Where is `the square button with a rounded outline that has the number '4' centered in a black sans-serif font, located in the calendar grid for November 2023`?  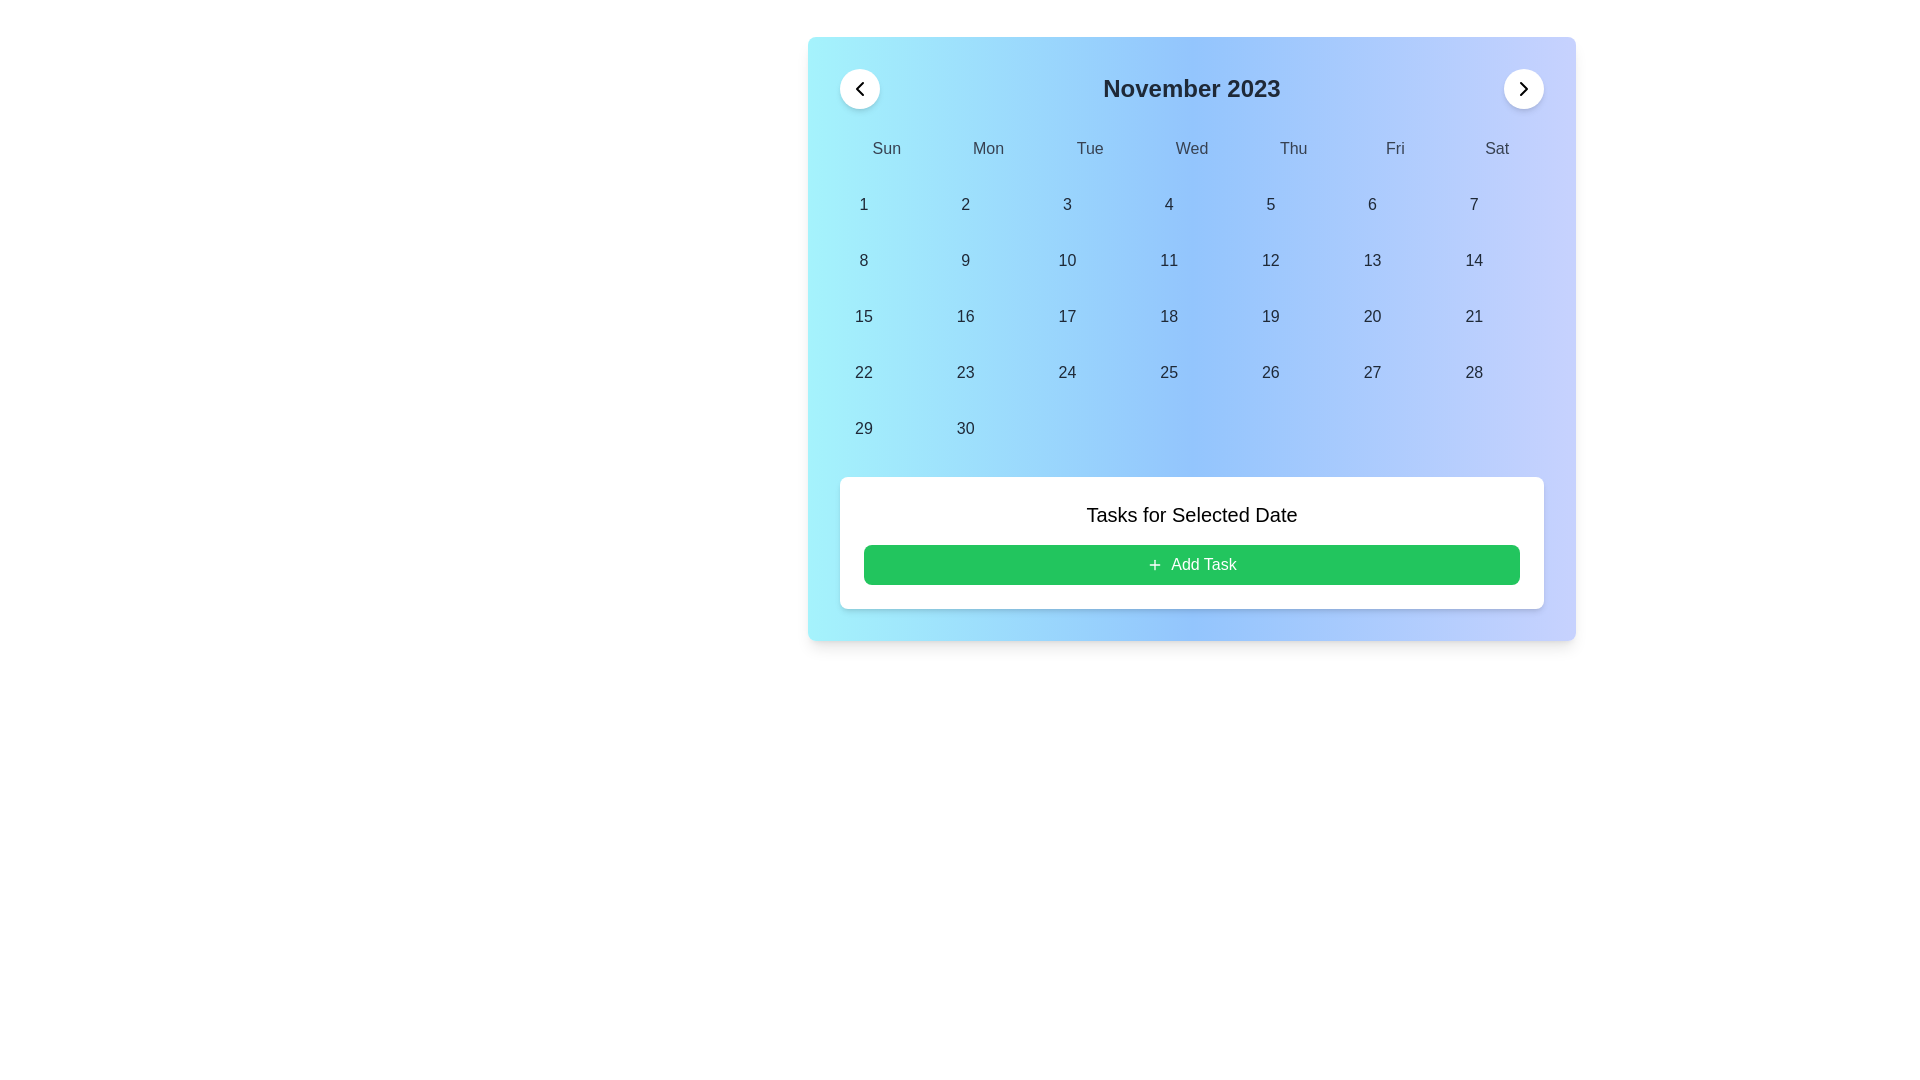
the square button with a rounded outline that has the number '4' centered in a black sans-serif font, located in the calendar grid for November 2023 is located at coordinates (1169, 204).